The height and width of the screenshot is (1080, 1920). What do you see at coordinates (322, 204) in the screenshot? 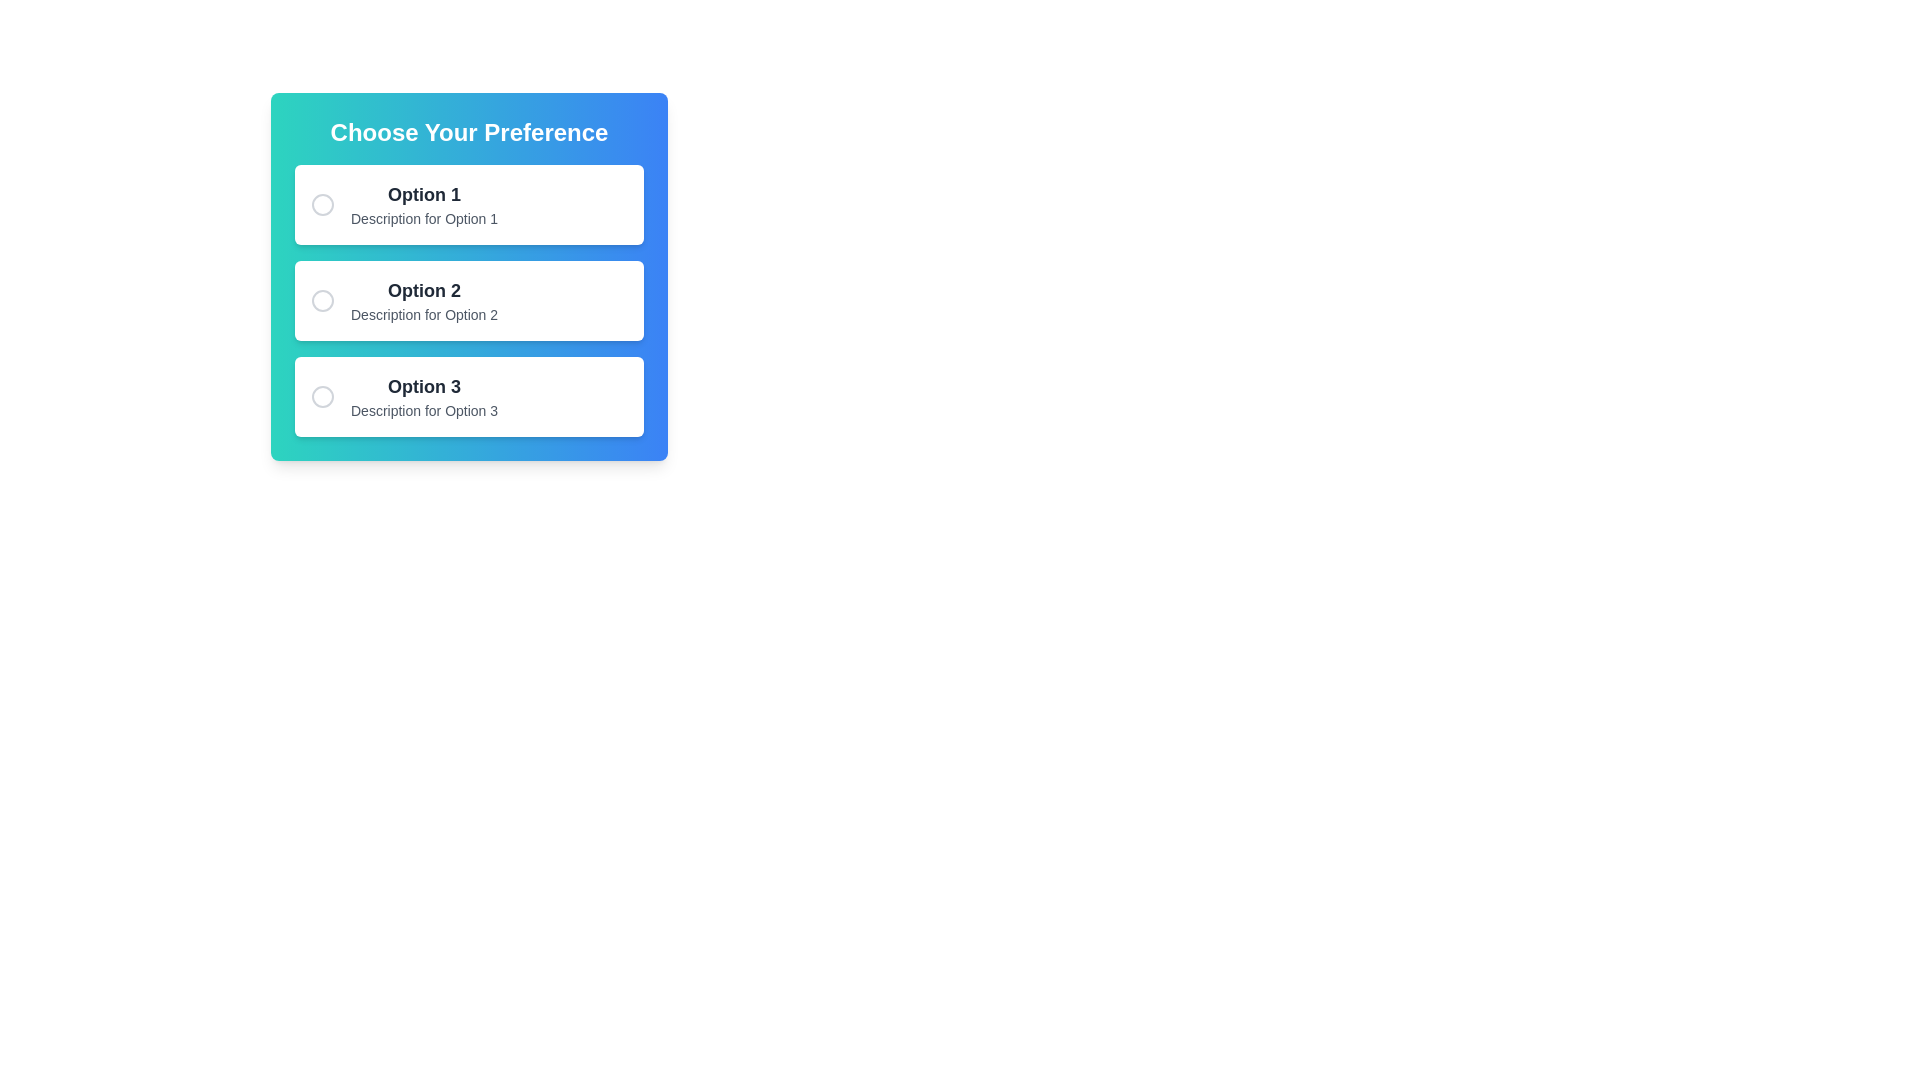
I see `the circular radio button element located to the left of the text 'Option 1'` at bounding box center [322, 204].